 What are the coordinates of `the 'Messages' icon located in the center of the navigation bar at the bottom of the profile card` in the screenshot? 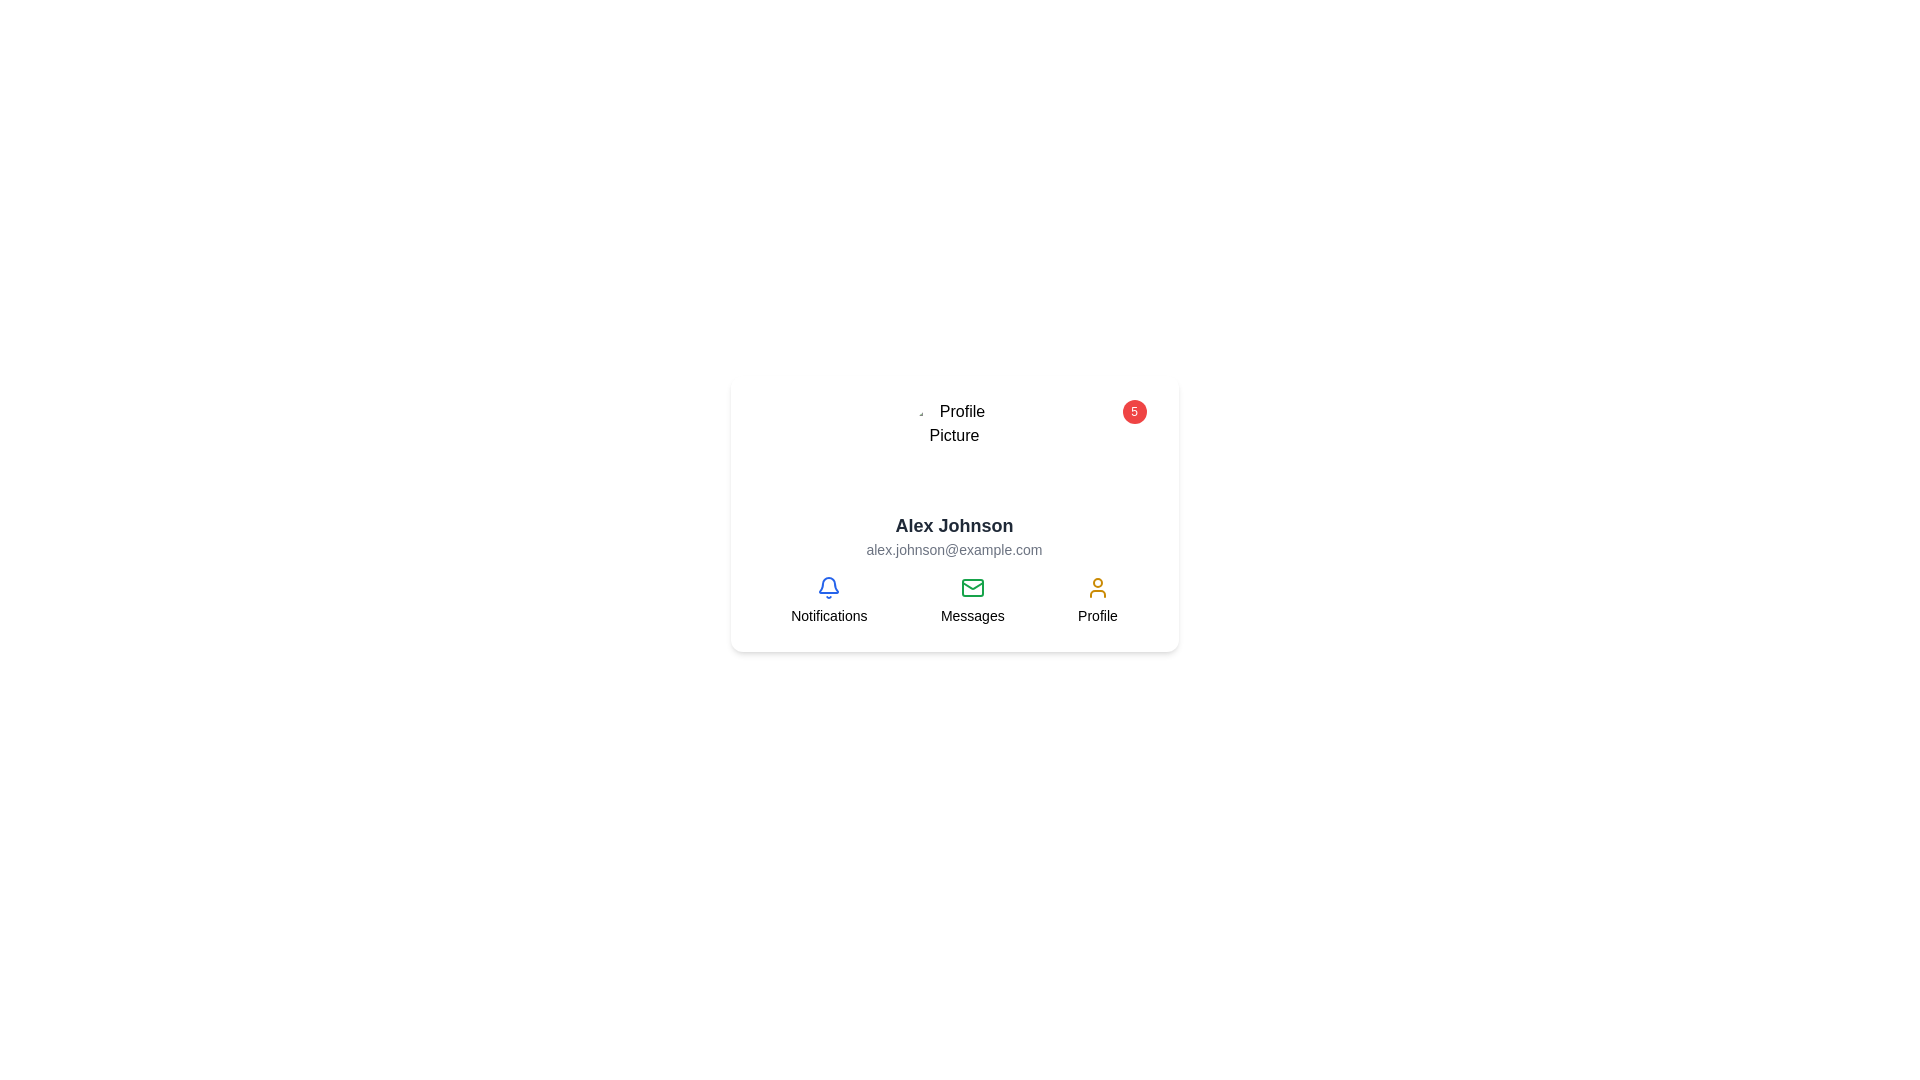 It's located at (953, 600).